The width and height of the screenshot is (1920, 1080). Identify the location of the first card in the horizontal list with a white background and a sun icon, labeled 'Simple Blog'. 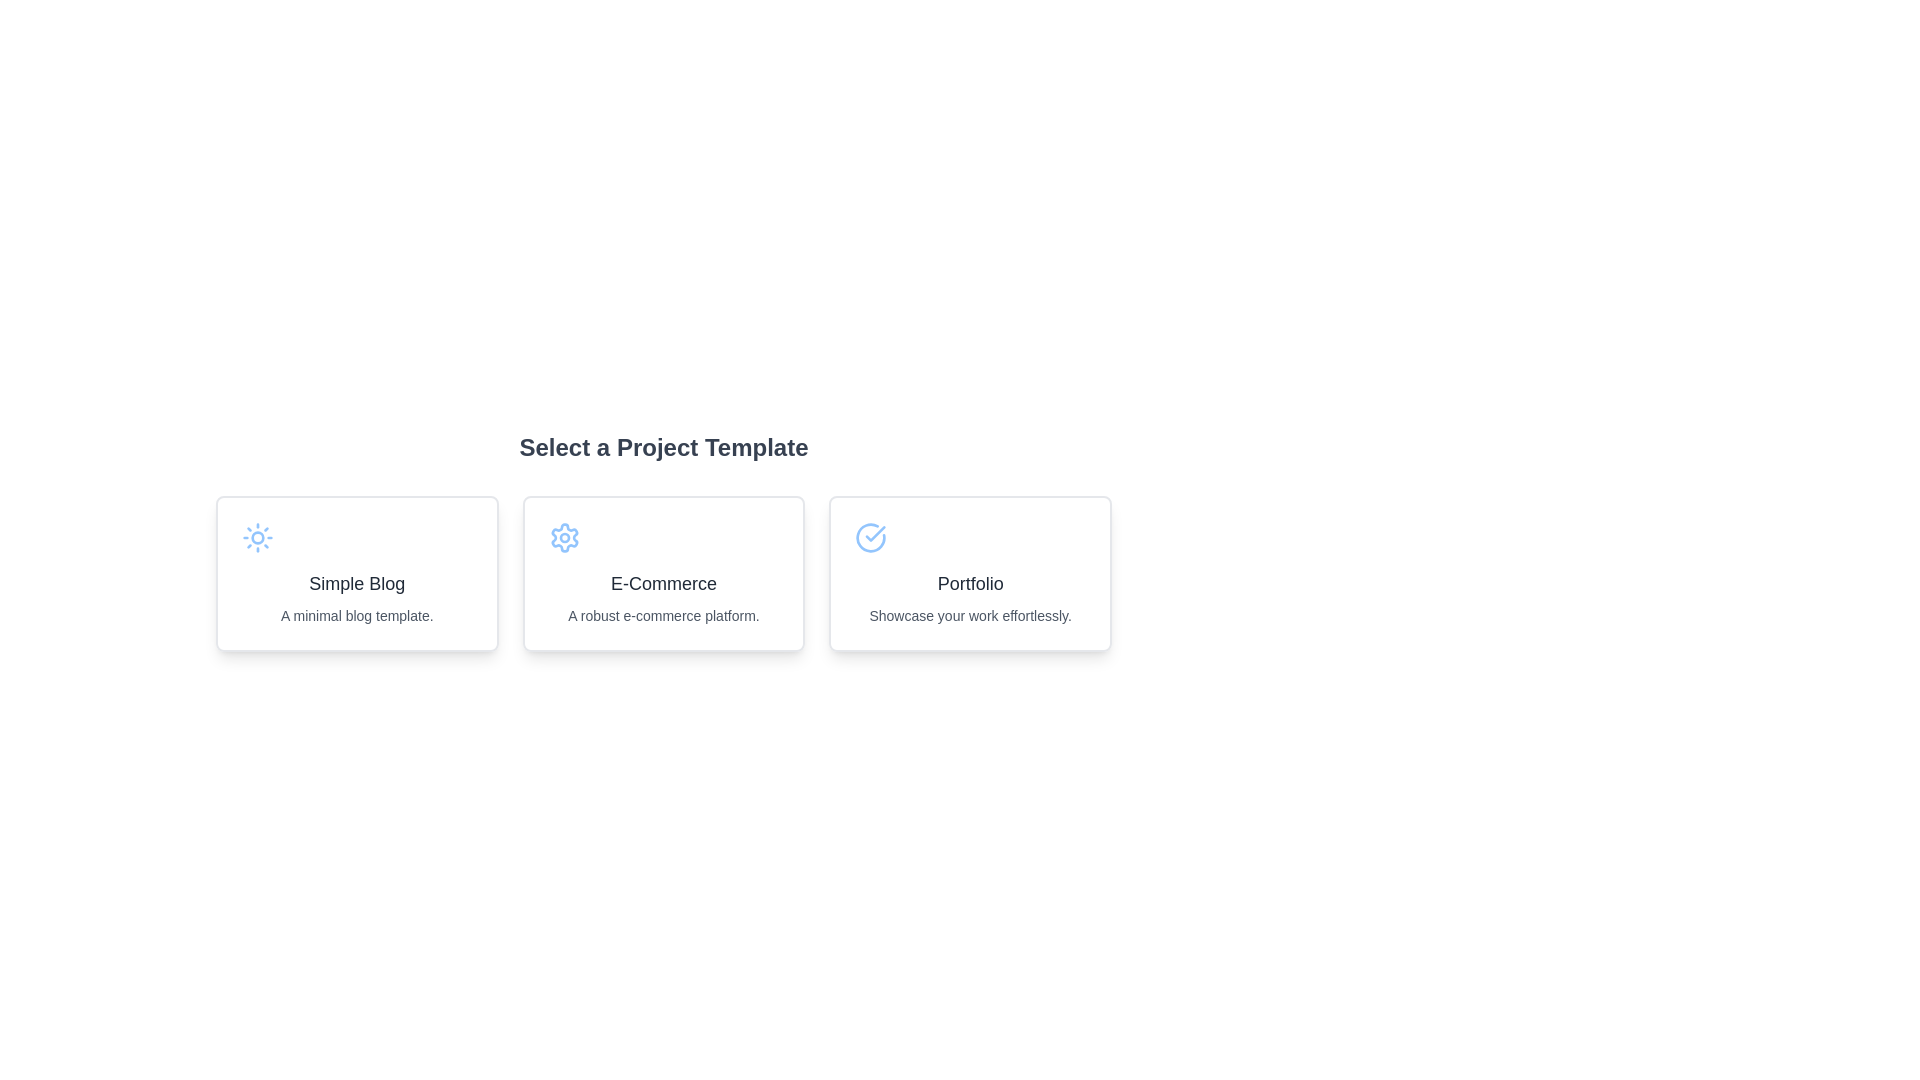
(357, 574).